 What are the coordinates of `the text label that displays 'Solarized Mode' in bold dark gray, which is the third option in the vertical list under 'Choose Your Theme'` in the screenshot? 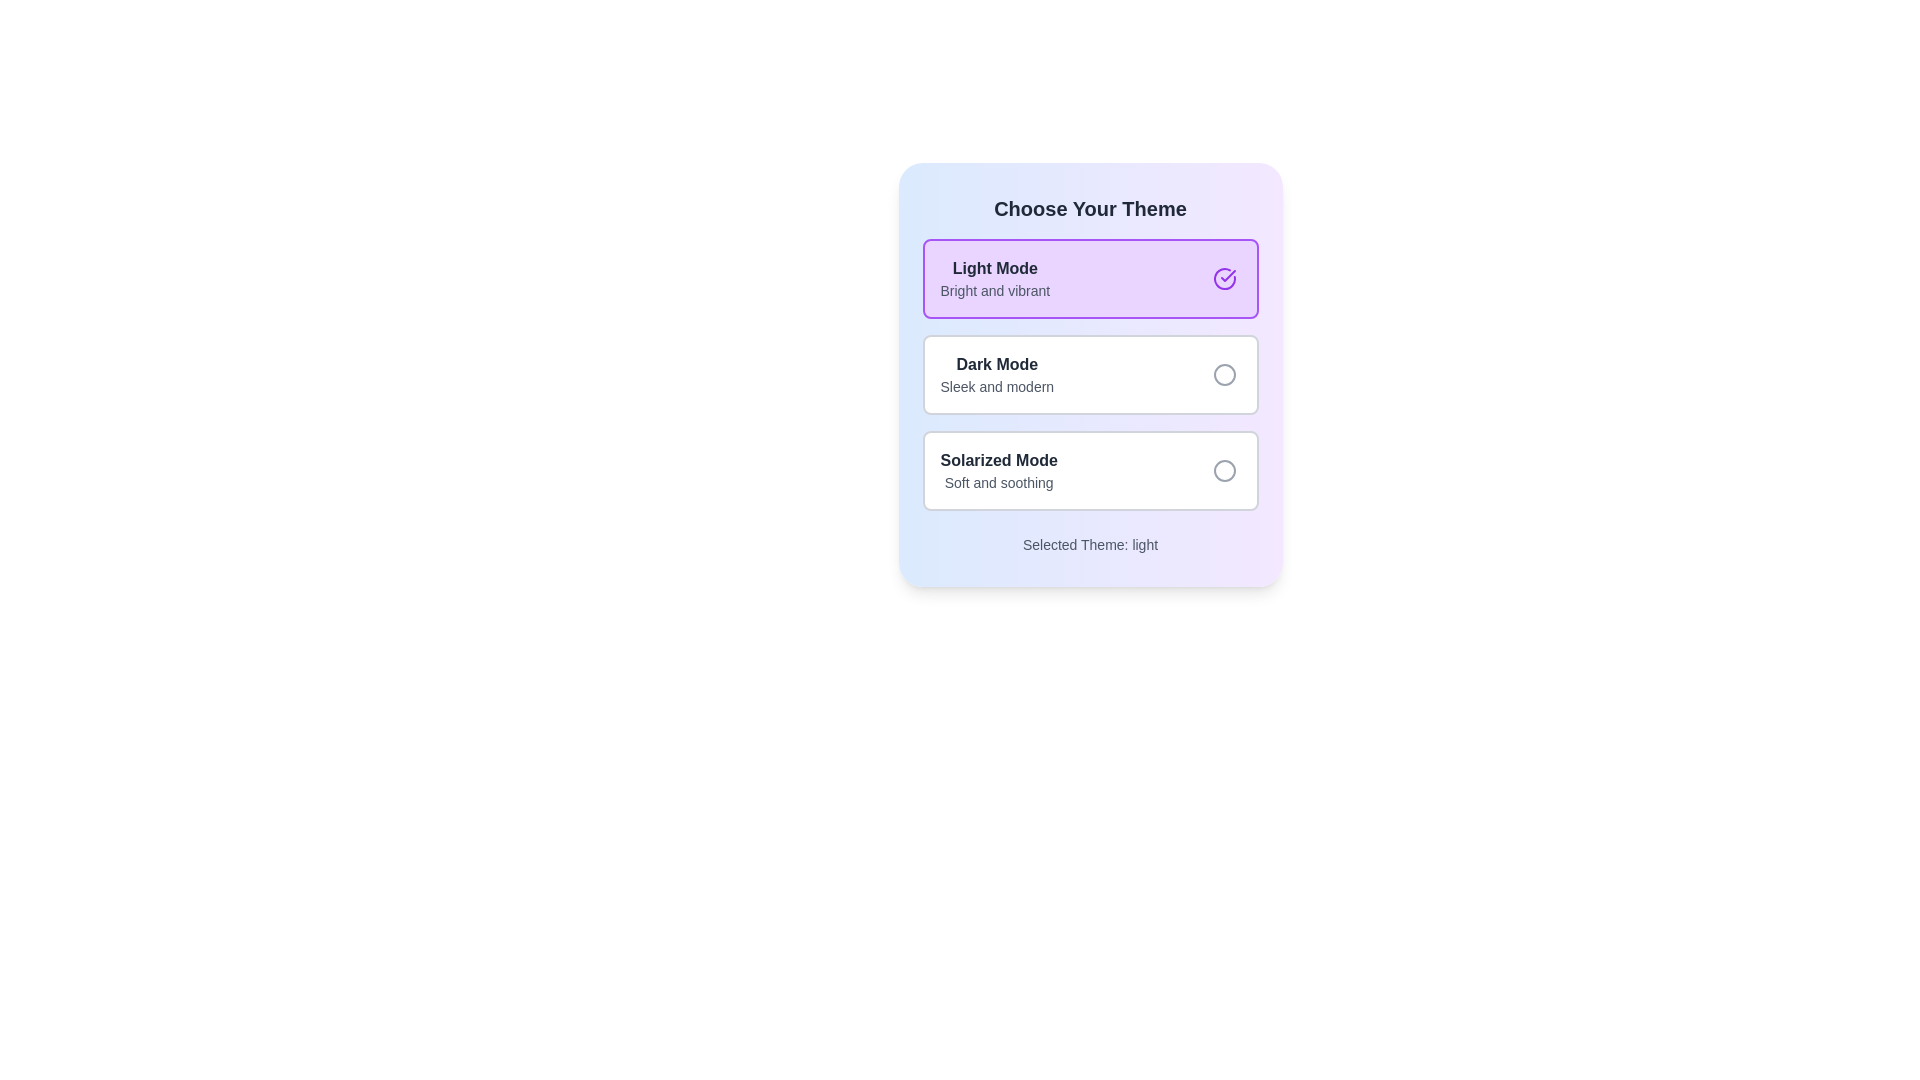 It's located at (1007, 470).